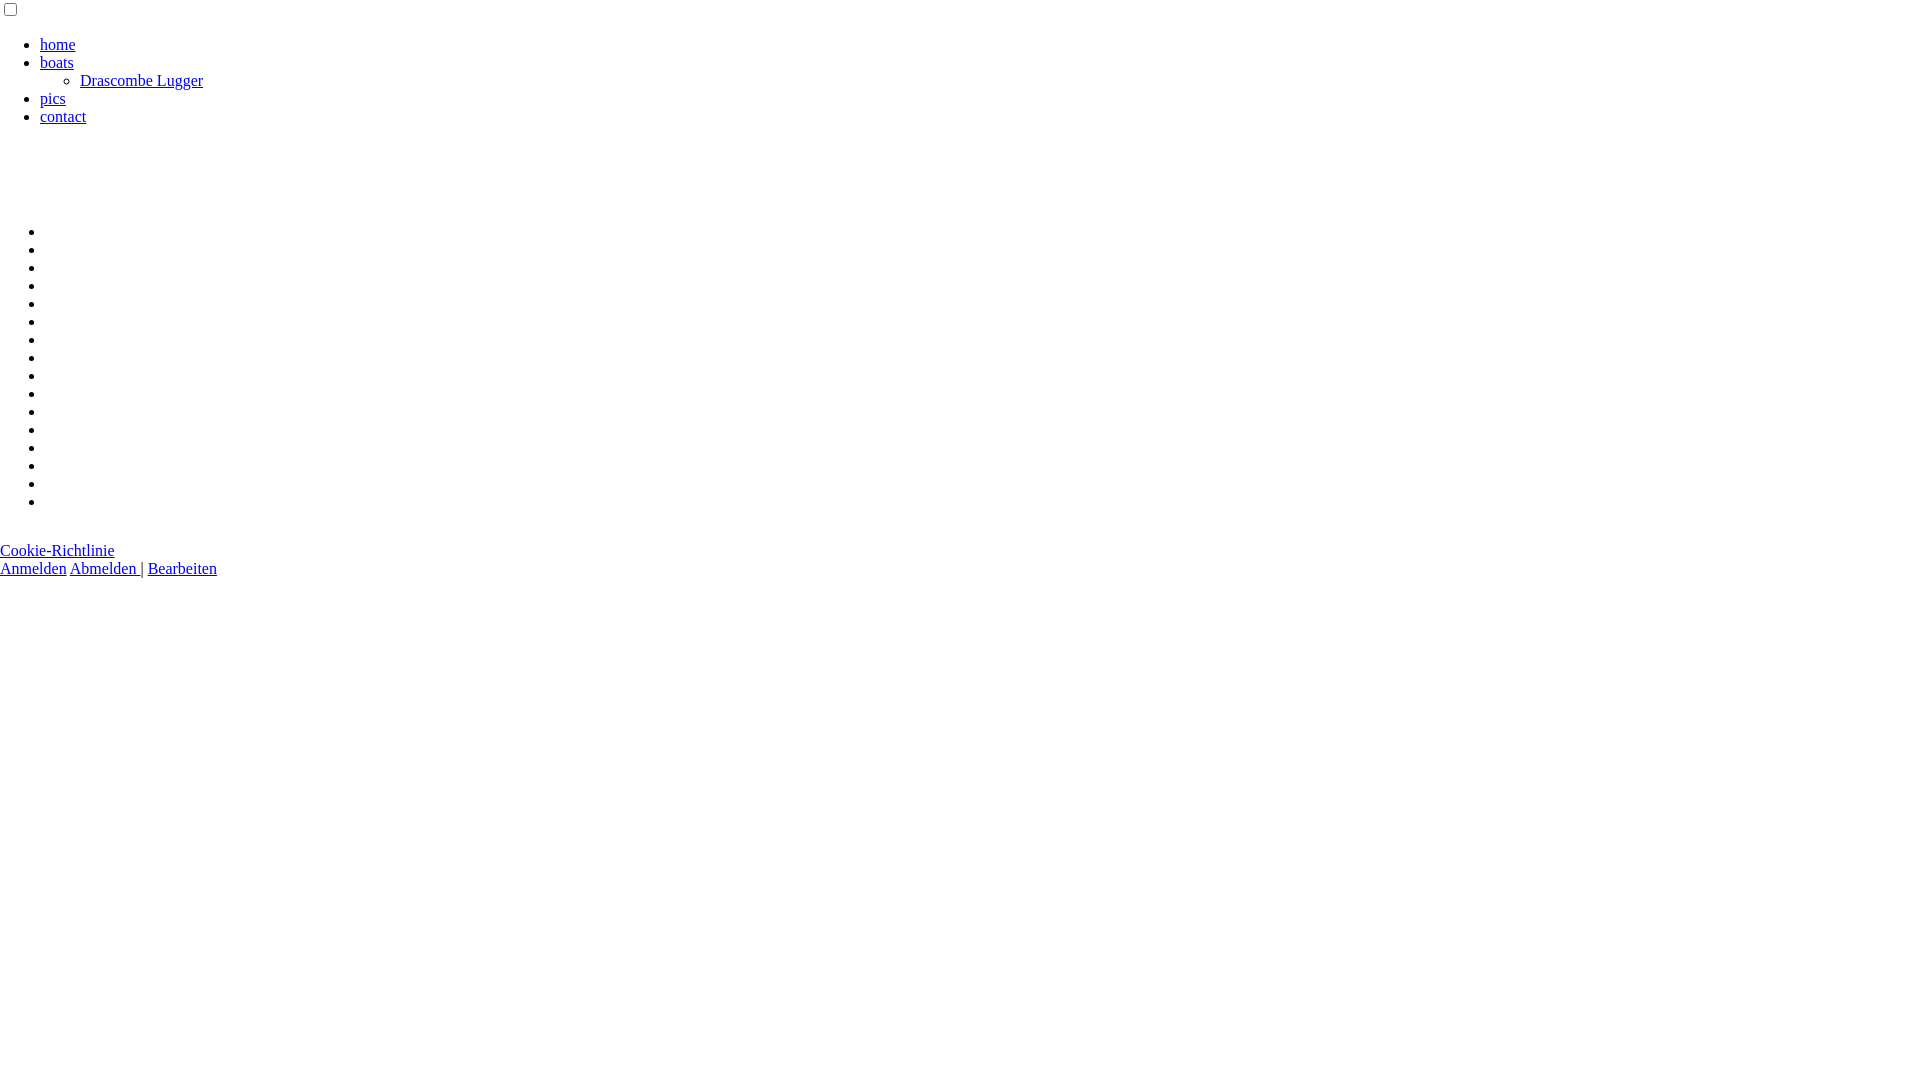 The height and width of the screenshot is (1080, 1920). Describe the element at coordinates (104, 568) in the screenshot. I see `'Abmelden'` at that location.